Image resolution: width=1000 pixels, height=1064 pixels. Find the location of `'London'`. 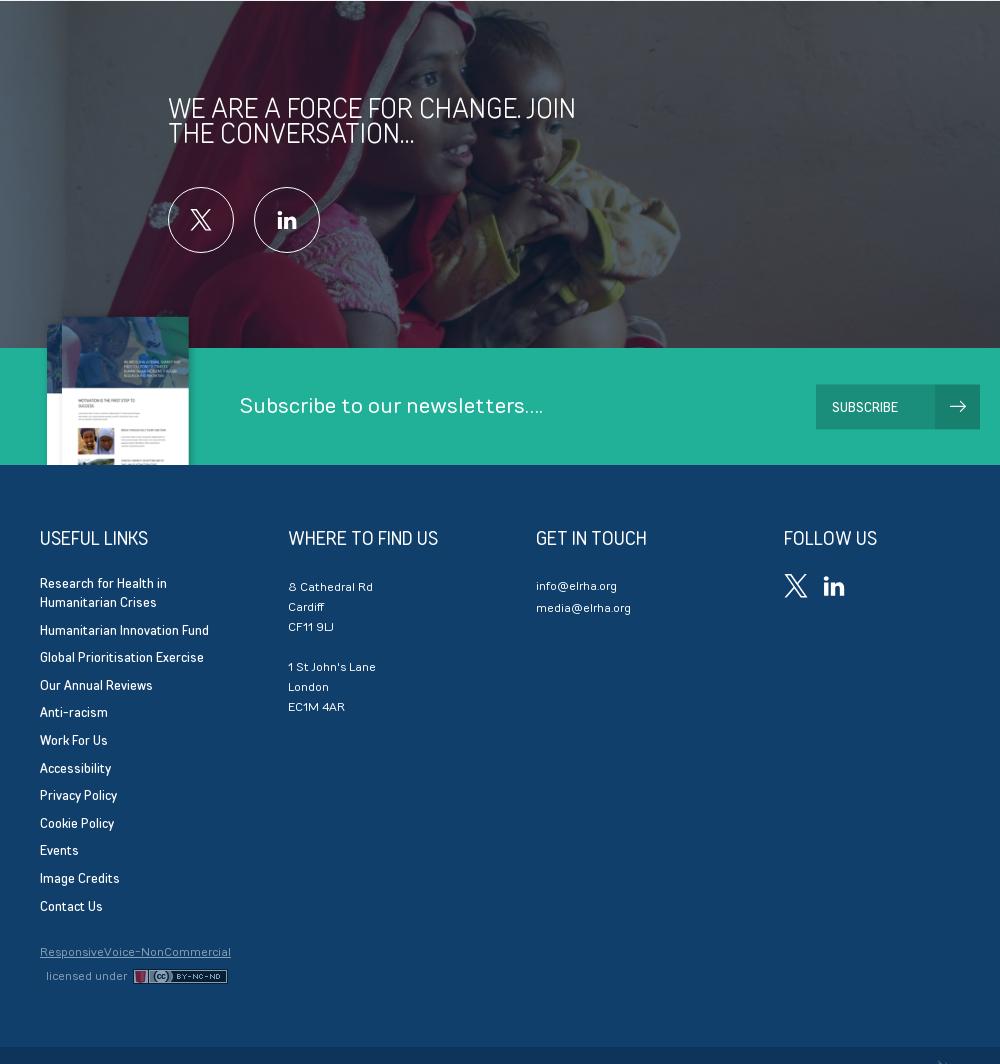

'London' is located at coordinates (308, 685).